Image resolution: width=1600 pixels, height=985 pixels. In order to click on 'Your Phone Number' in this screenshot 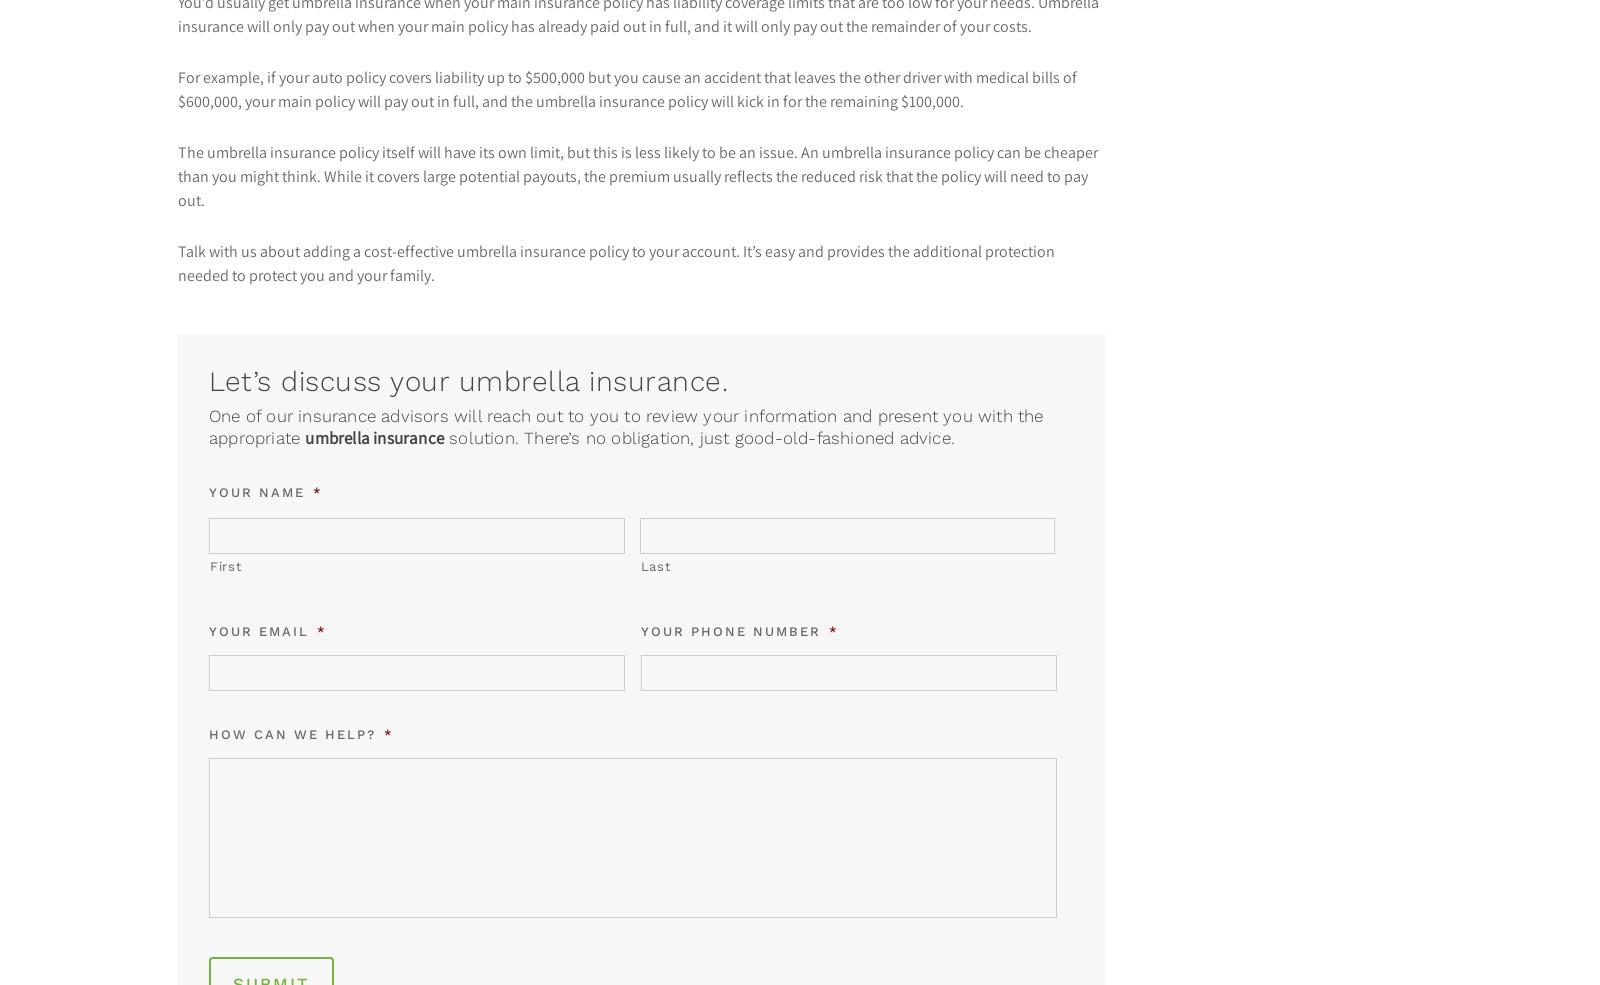, I will do `click(731, 630)`.